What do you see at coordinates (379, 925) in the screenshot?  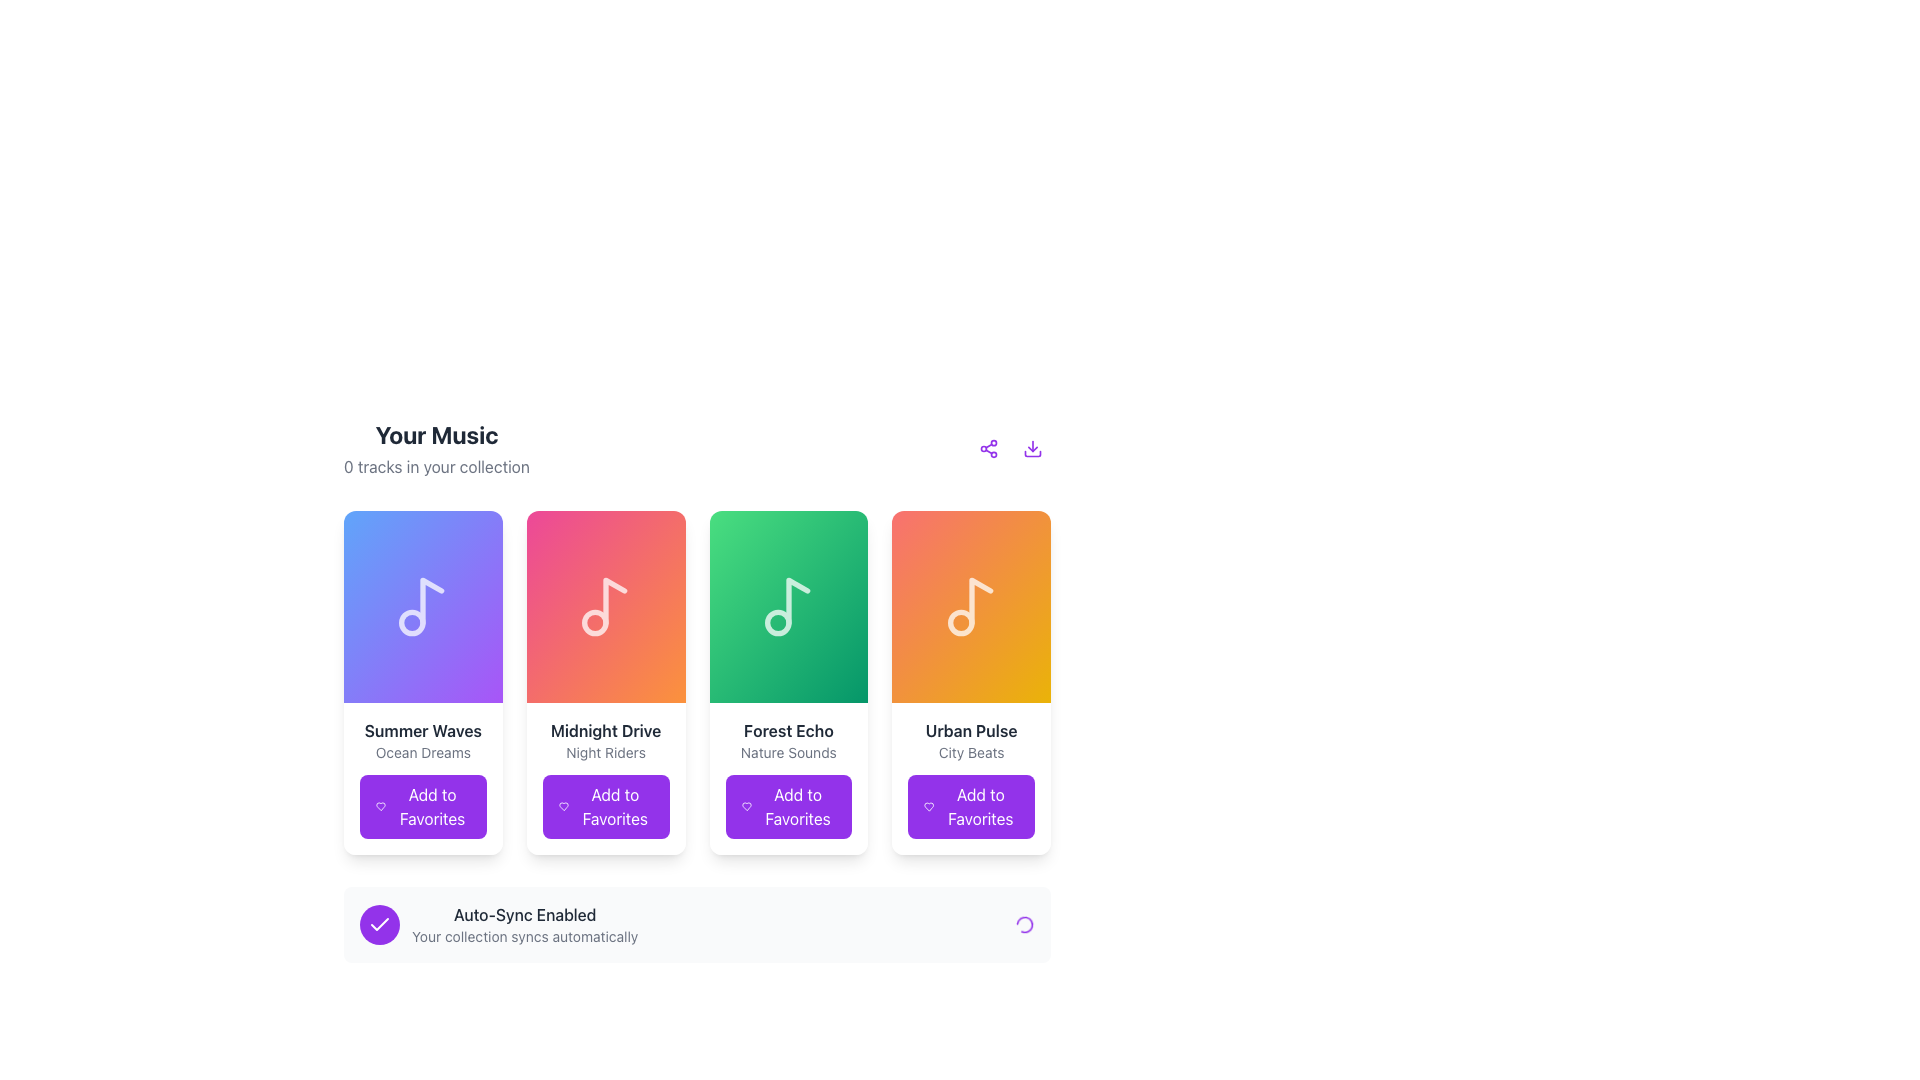 I see `the status indicated by the purple circular icon that represents the active status of the automated synchronization feature, located to the immediate left of the text 'Auto-Sync Enabled'` at bounding box center [379, 925].